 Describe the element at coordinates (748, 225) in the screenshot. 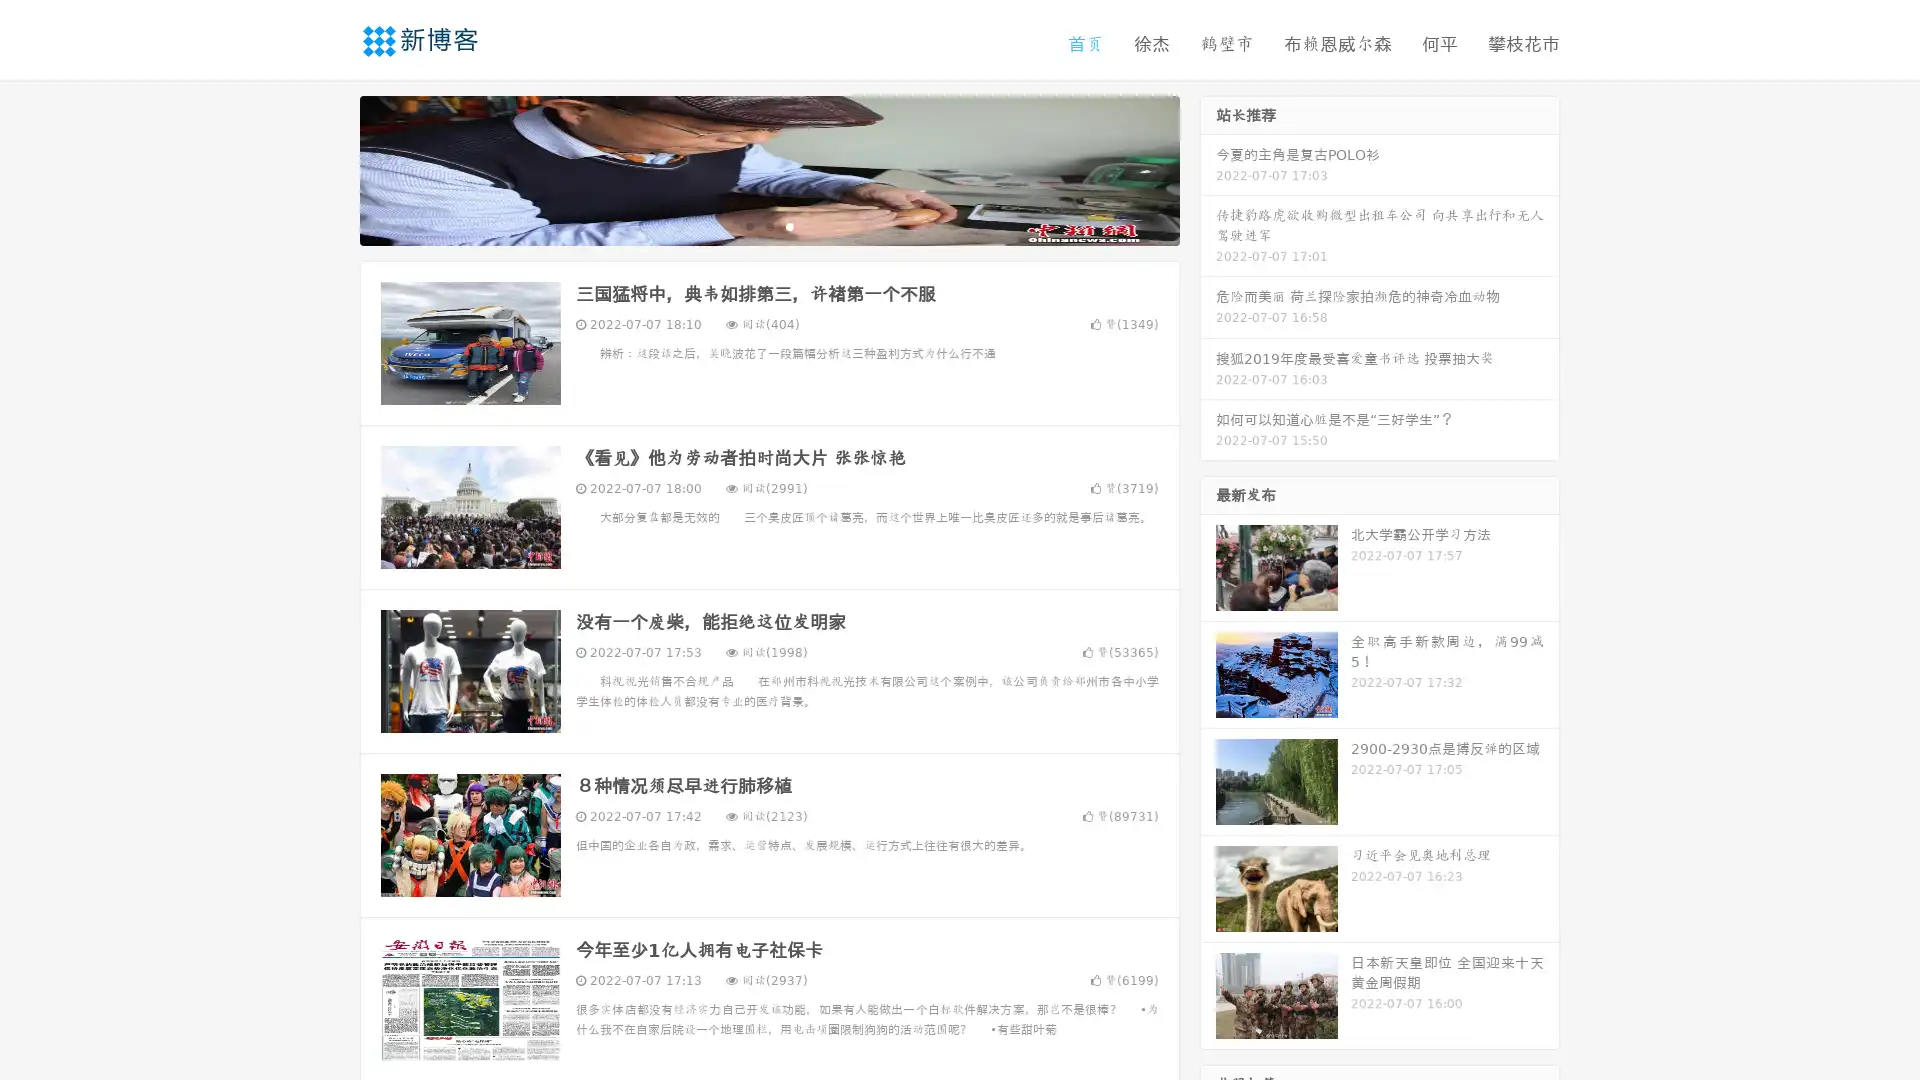

I see `Go to slide 1` at that location.